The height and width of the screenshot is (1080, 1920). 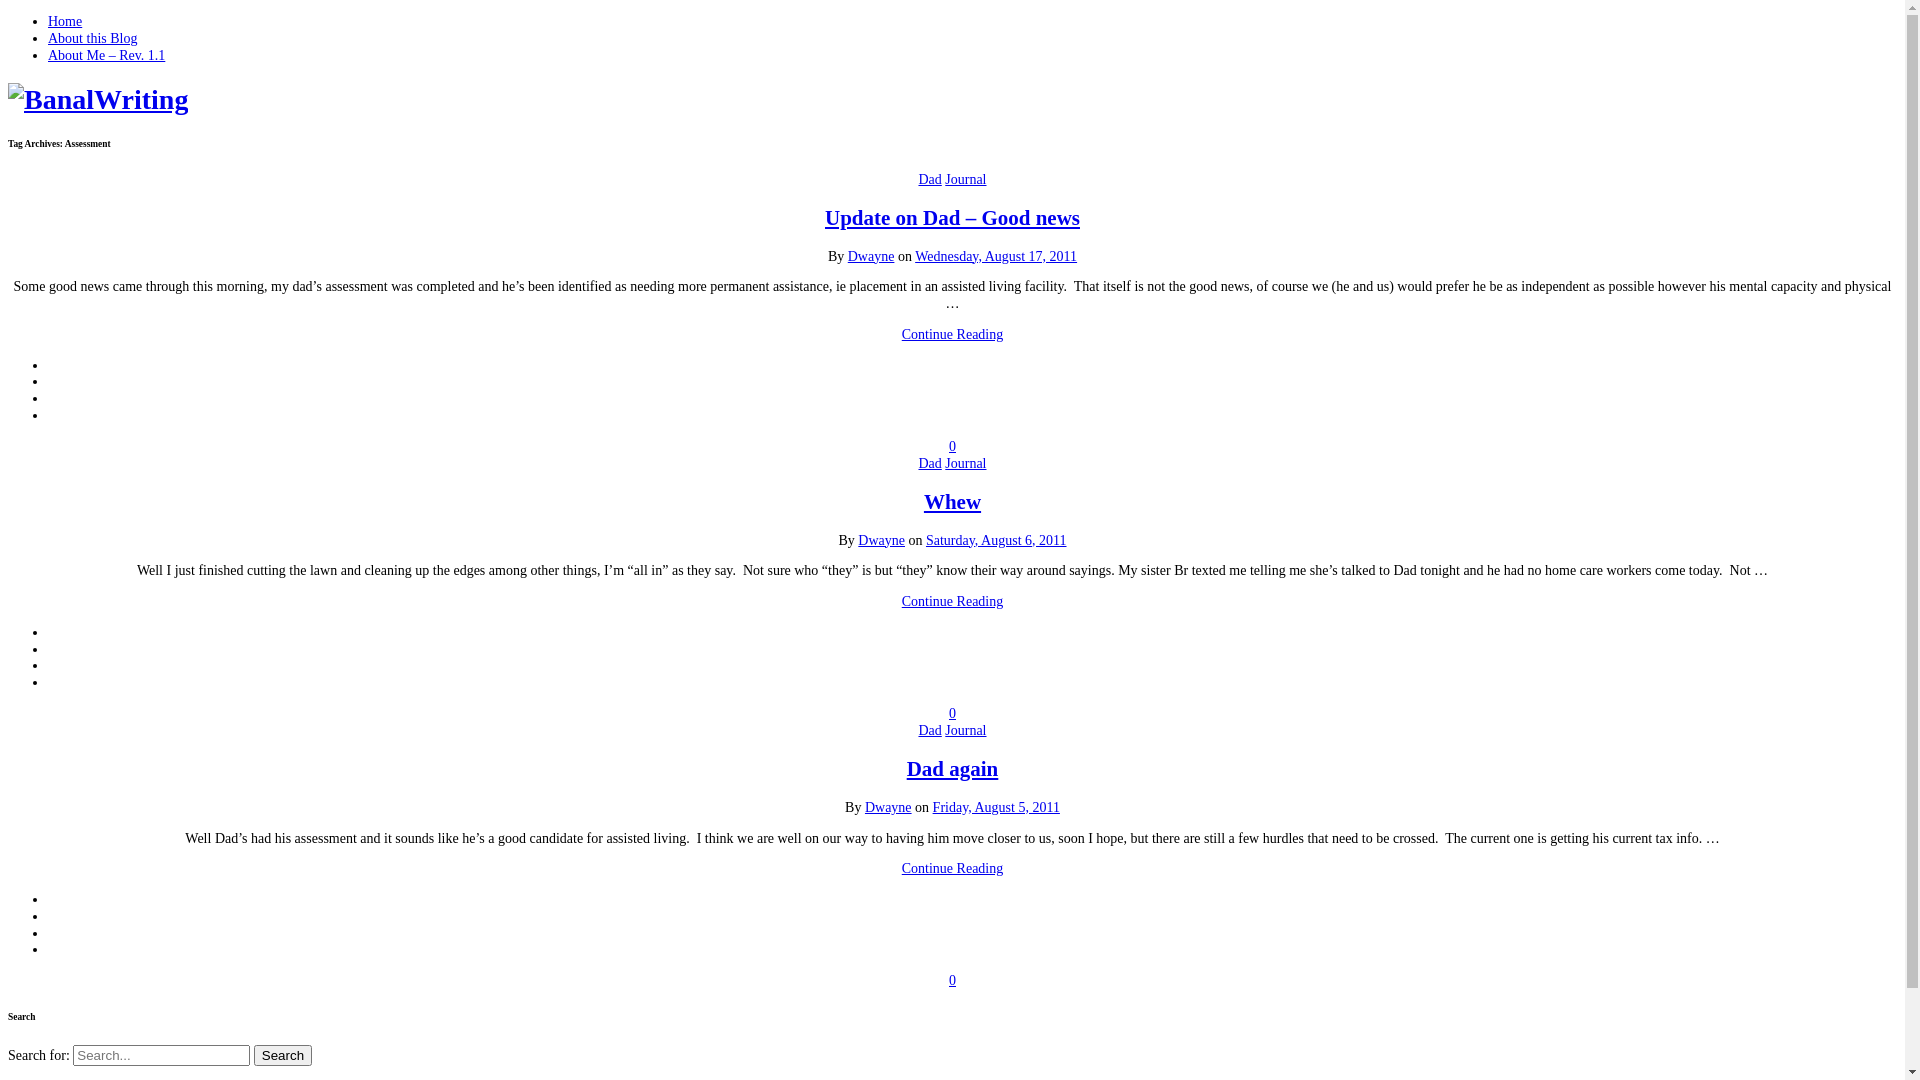 What do you see at coordinates (914, 254) in the screenshot?
I see `'Wednesday, August 17, 2011'` at bounding box center [914, 254].